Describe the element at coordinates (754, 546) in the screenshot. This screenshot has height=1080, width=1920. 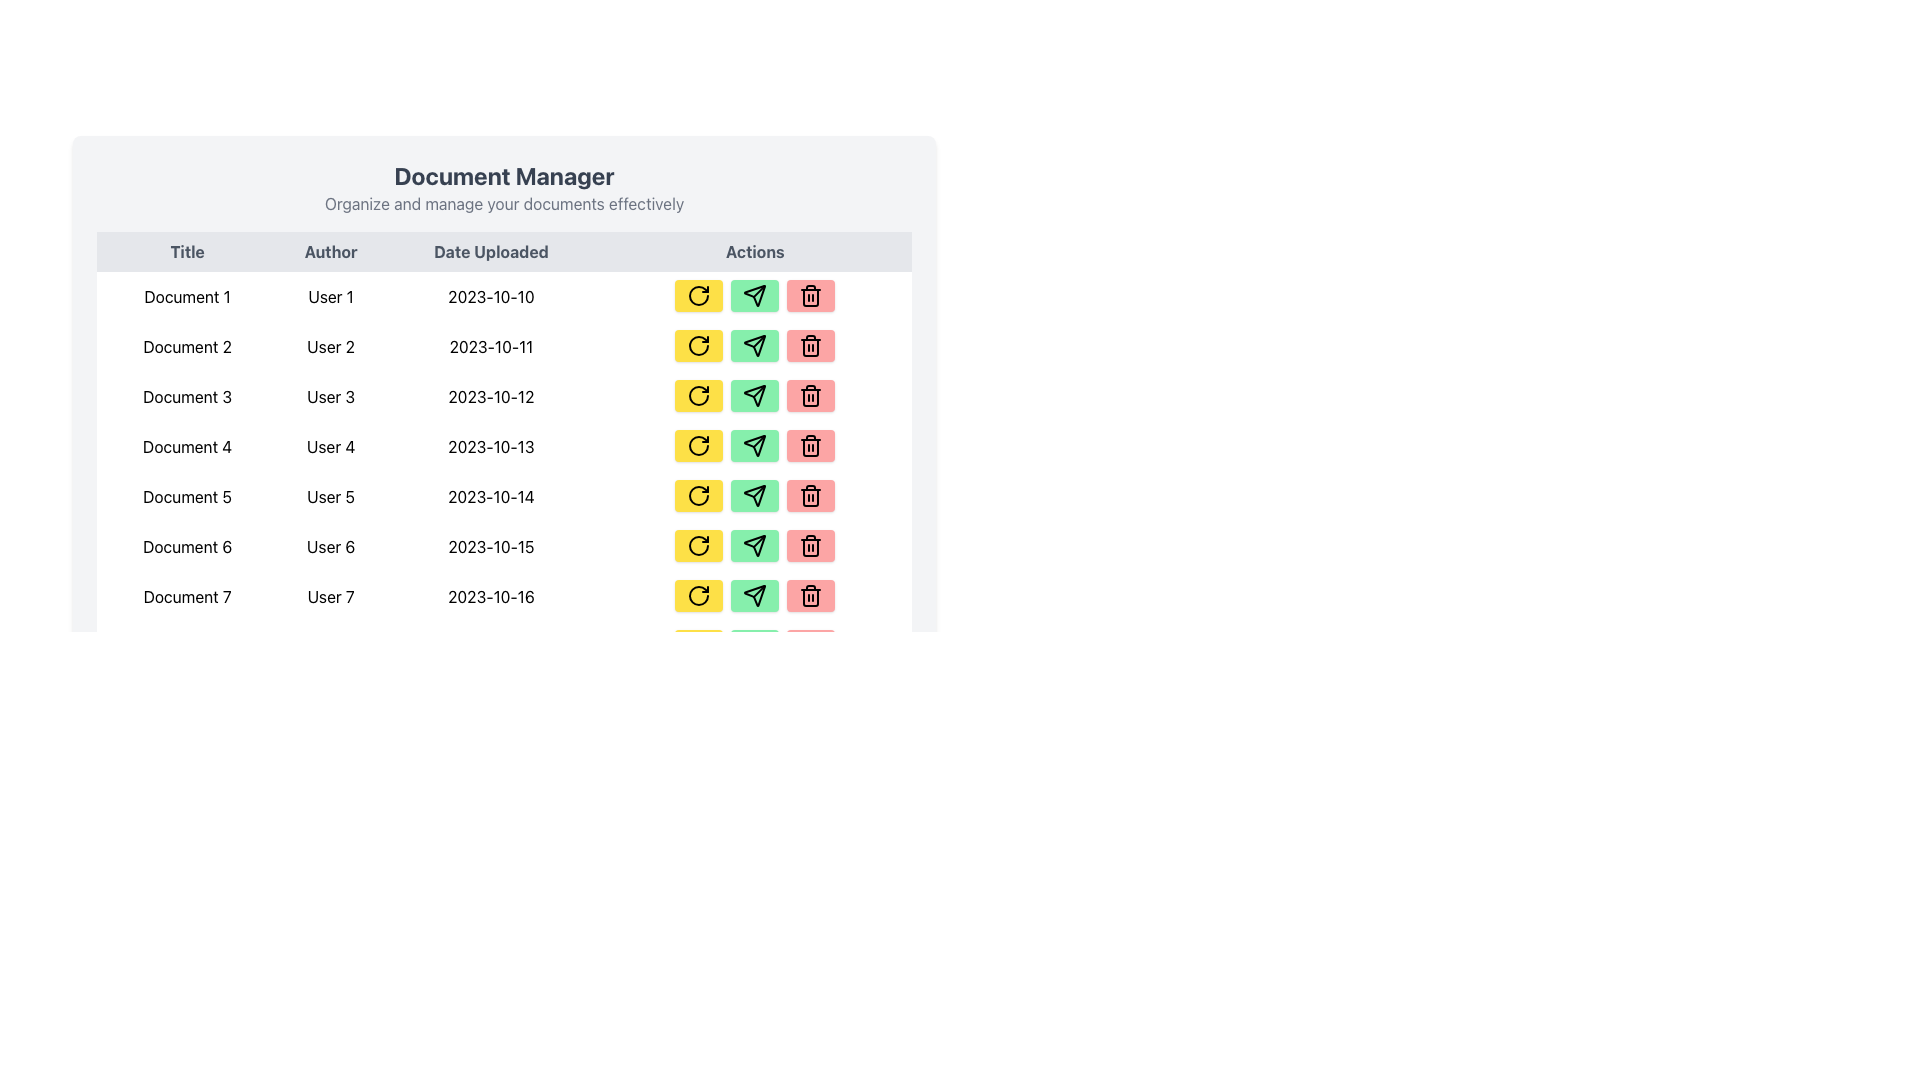
I see `the paper airplane icon on the green background in the 'Actions' column for 'Document 5' dated '2023-10-14' to send the associated document` at that location.